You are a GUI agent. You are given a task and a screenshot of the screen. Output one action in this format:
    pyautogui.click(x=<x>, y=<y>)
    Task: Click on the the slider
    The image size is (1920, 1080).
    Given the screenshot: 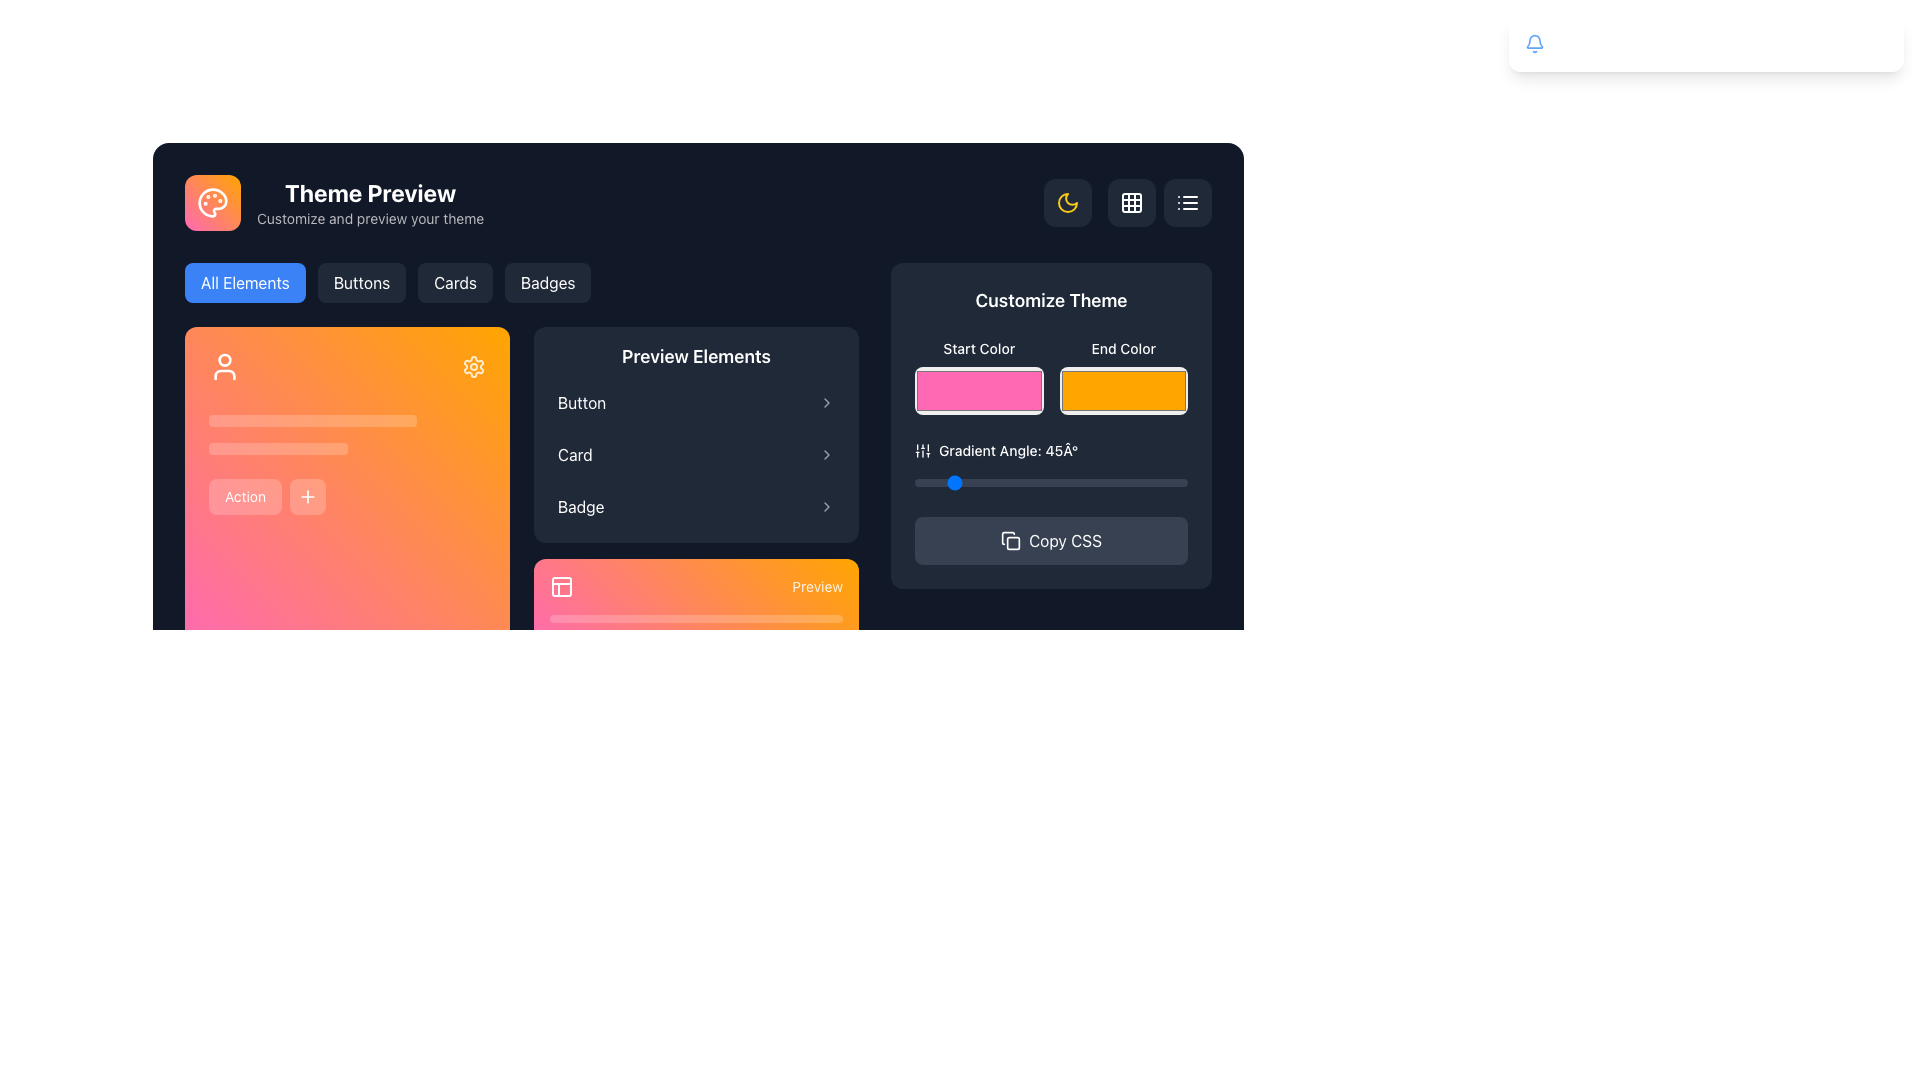 What is the action you would take?
    pyautogui.click(x=323, y=419)
    